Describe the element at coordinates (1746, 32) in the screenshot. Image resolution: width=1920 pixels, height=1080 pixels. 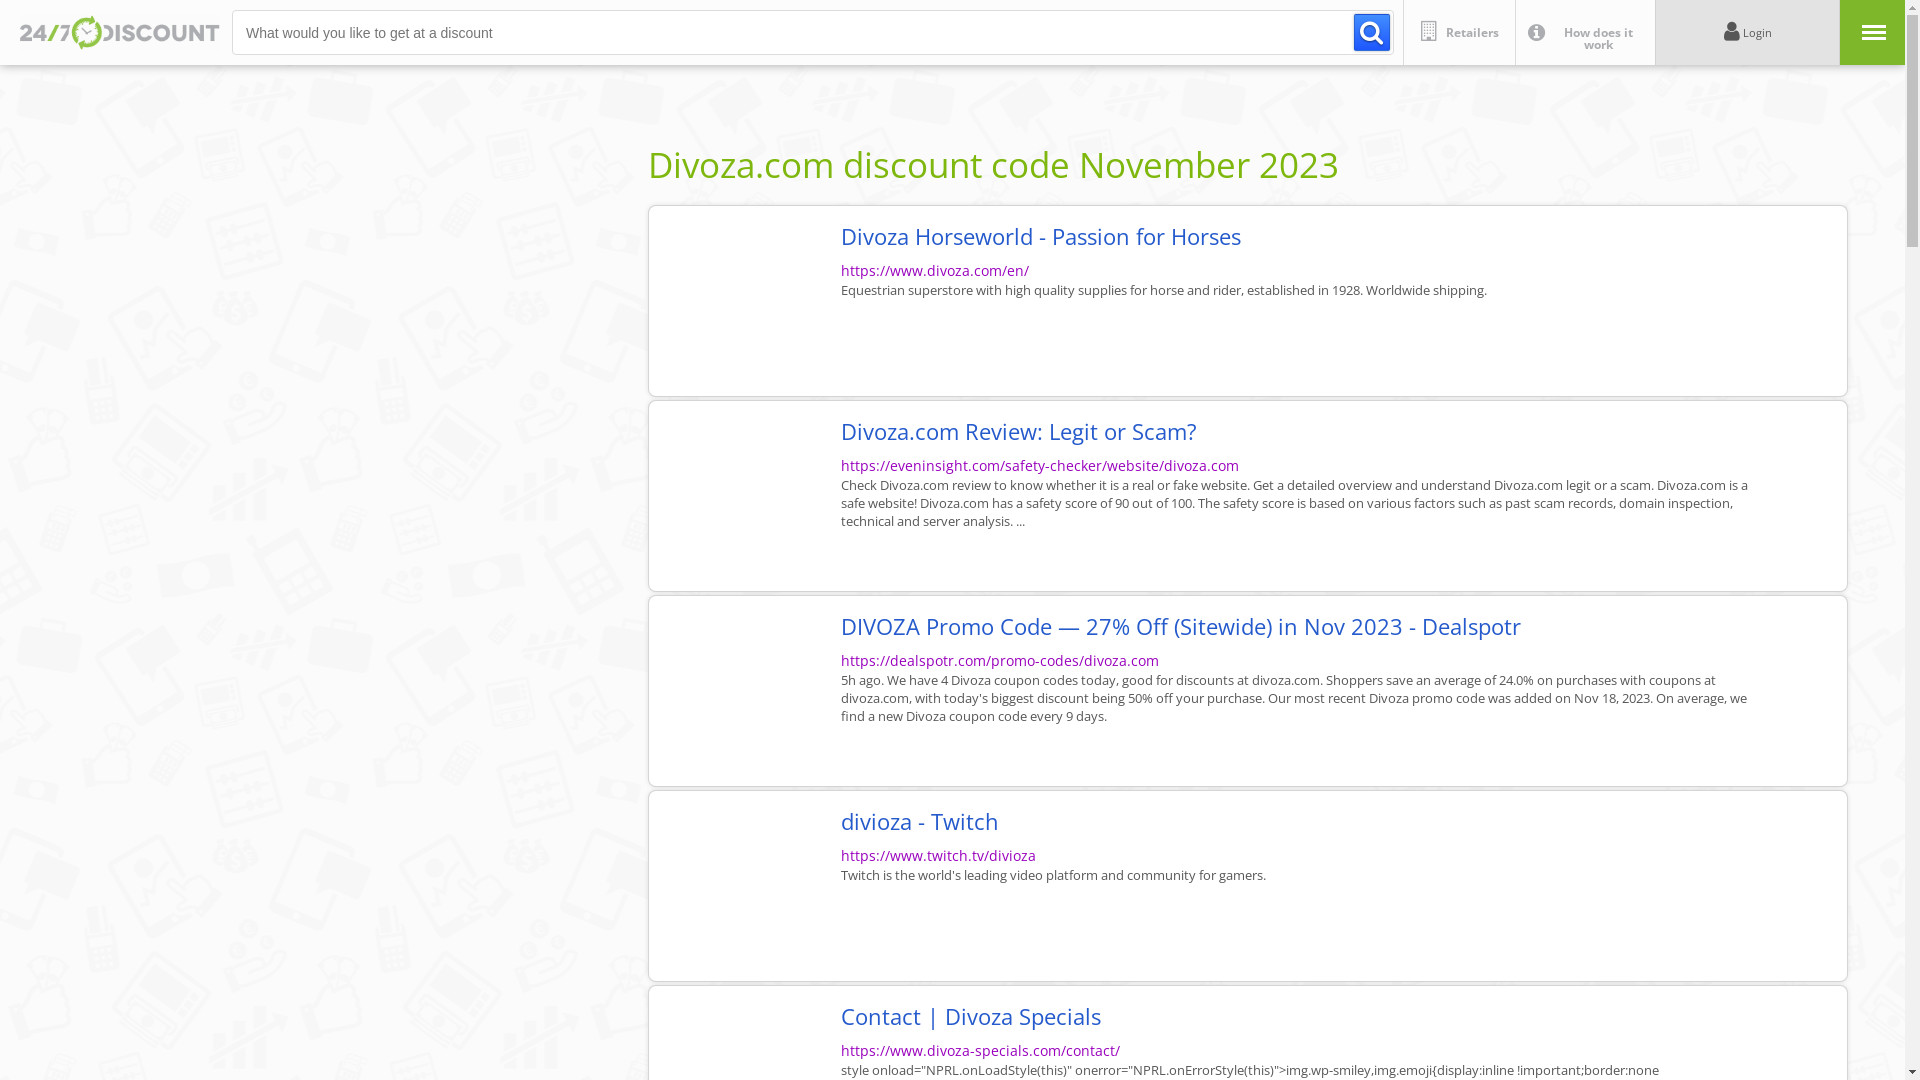
I see `'Login'` at that location.